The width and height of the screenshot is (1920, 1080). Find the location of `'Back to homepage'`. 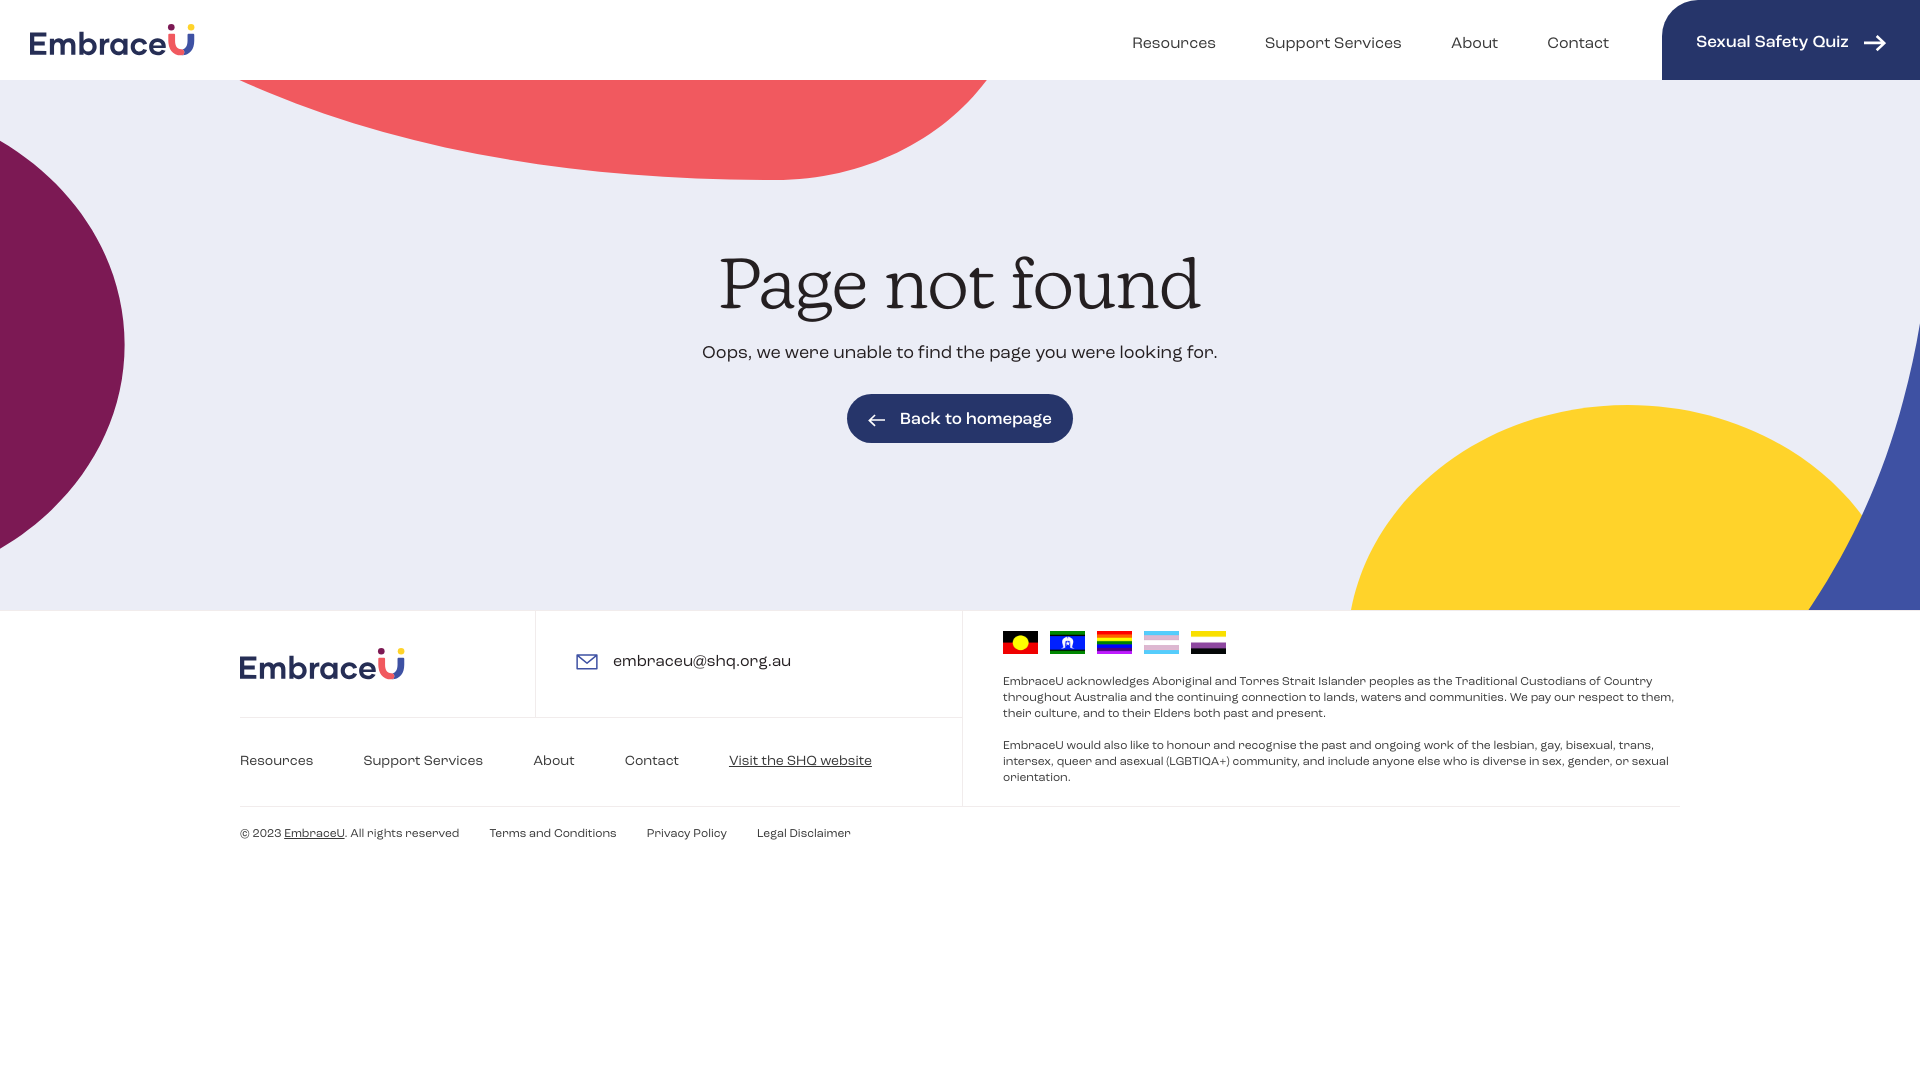

'Back to homepage' is located at coordinates (958, 418).